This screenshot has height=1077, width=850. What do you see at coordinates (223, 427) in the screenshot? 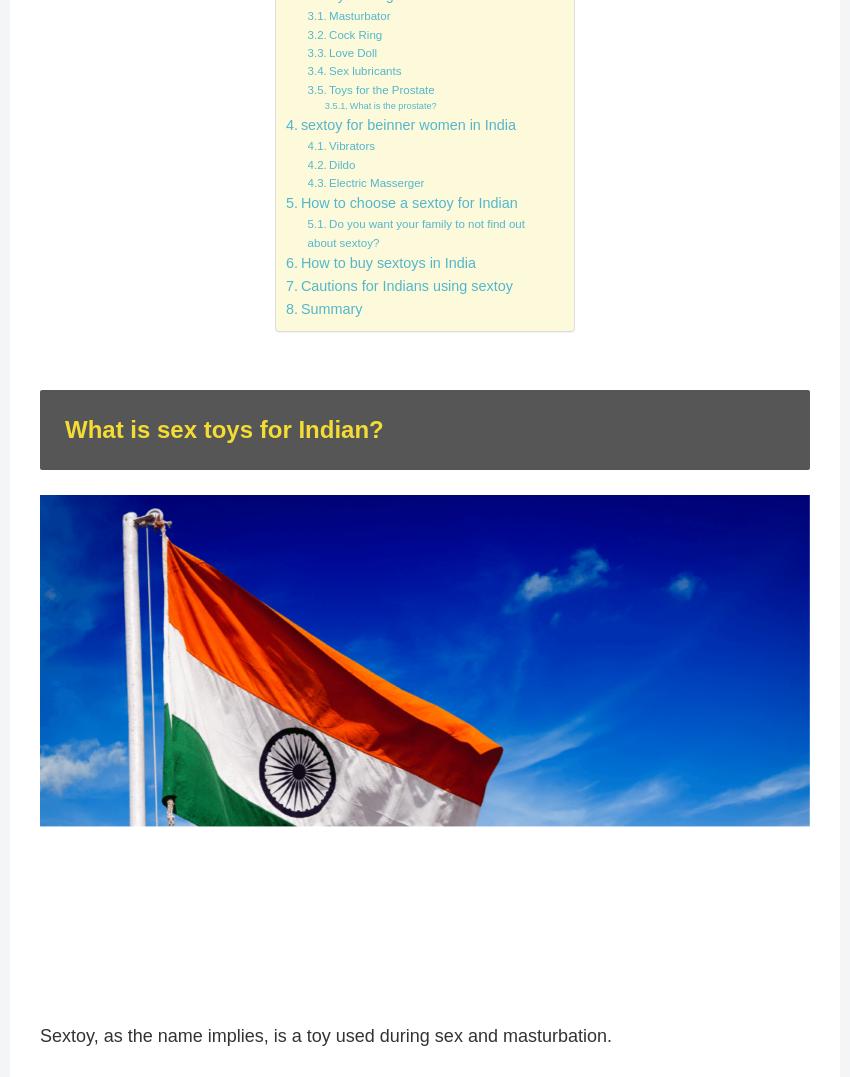
I see `'What is sex toys for Indian?'` at bounding box center [223, 427].